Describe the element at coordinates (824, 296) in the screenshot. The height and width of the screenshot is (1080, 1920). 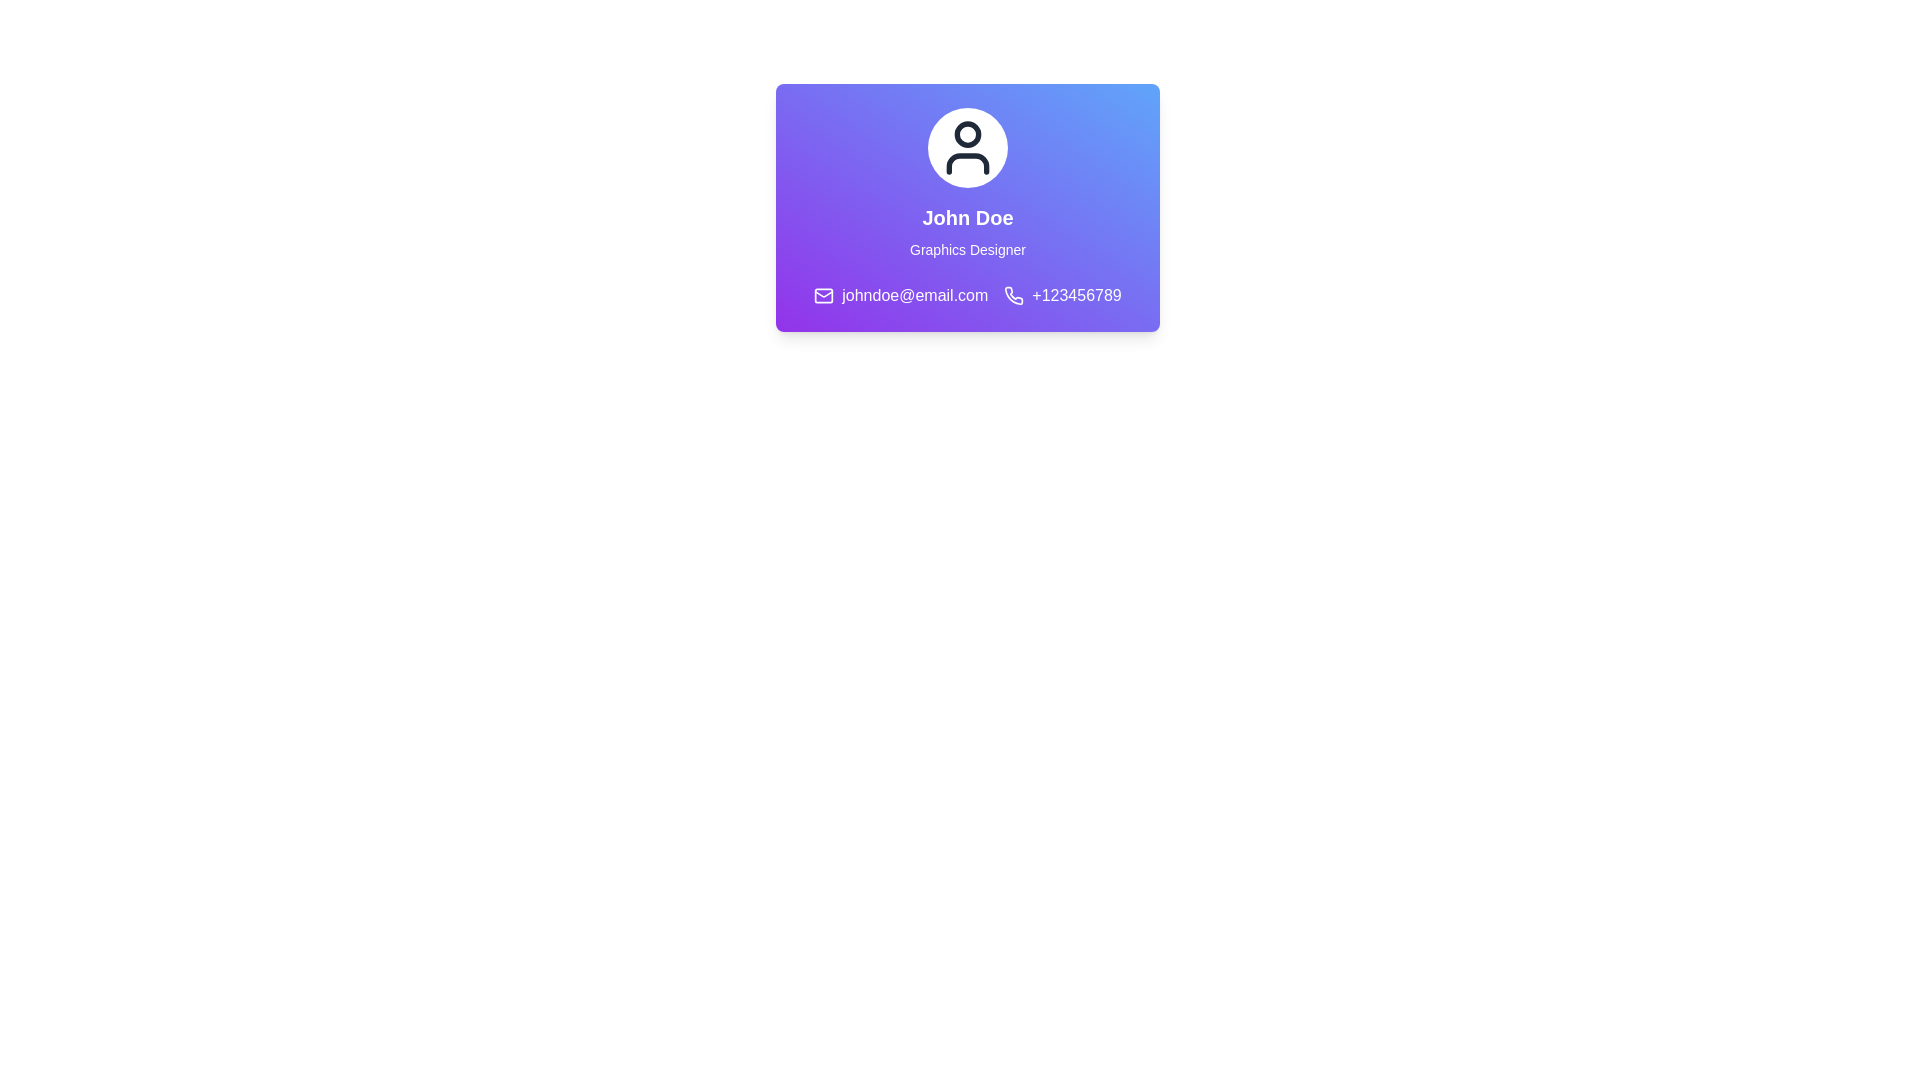
I see `the email icon located to the left of the email address 'johndoe@email.com'` at that location.